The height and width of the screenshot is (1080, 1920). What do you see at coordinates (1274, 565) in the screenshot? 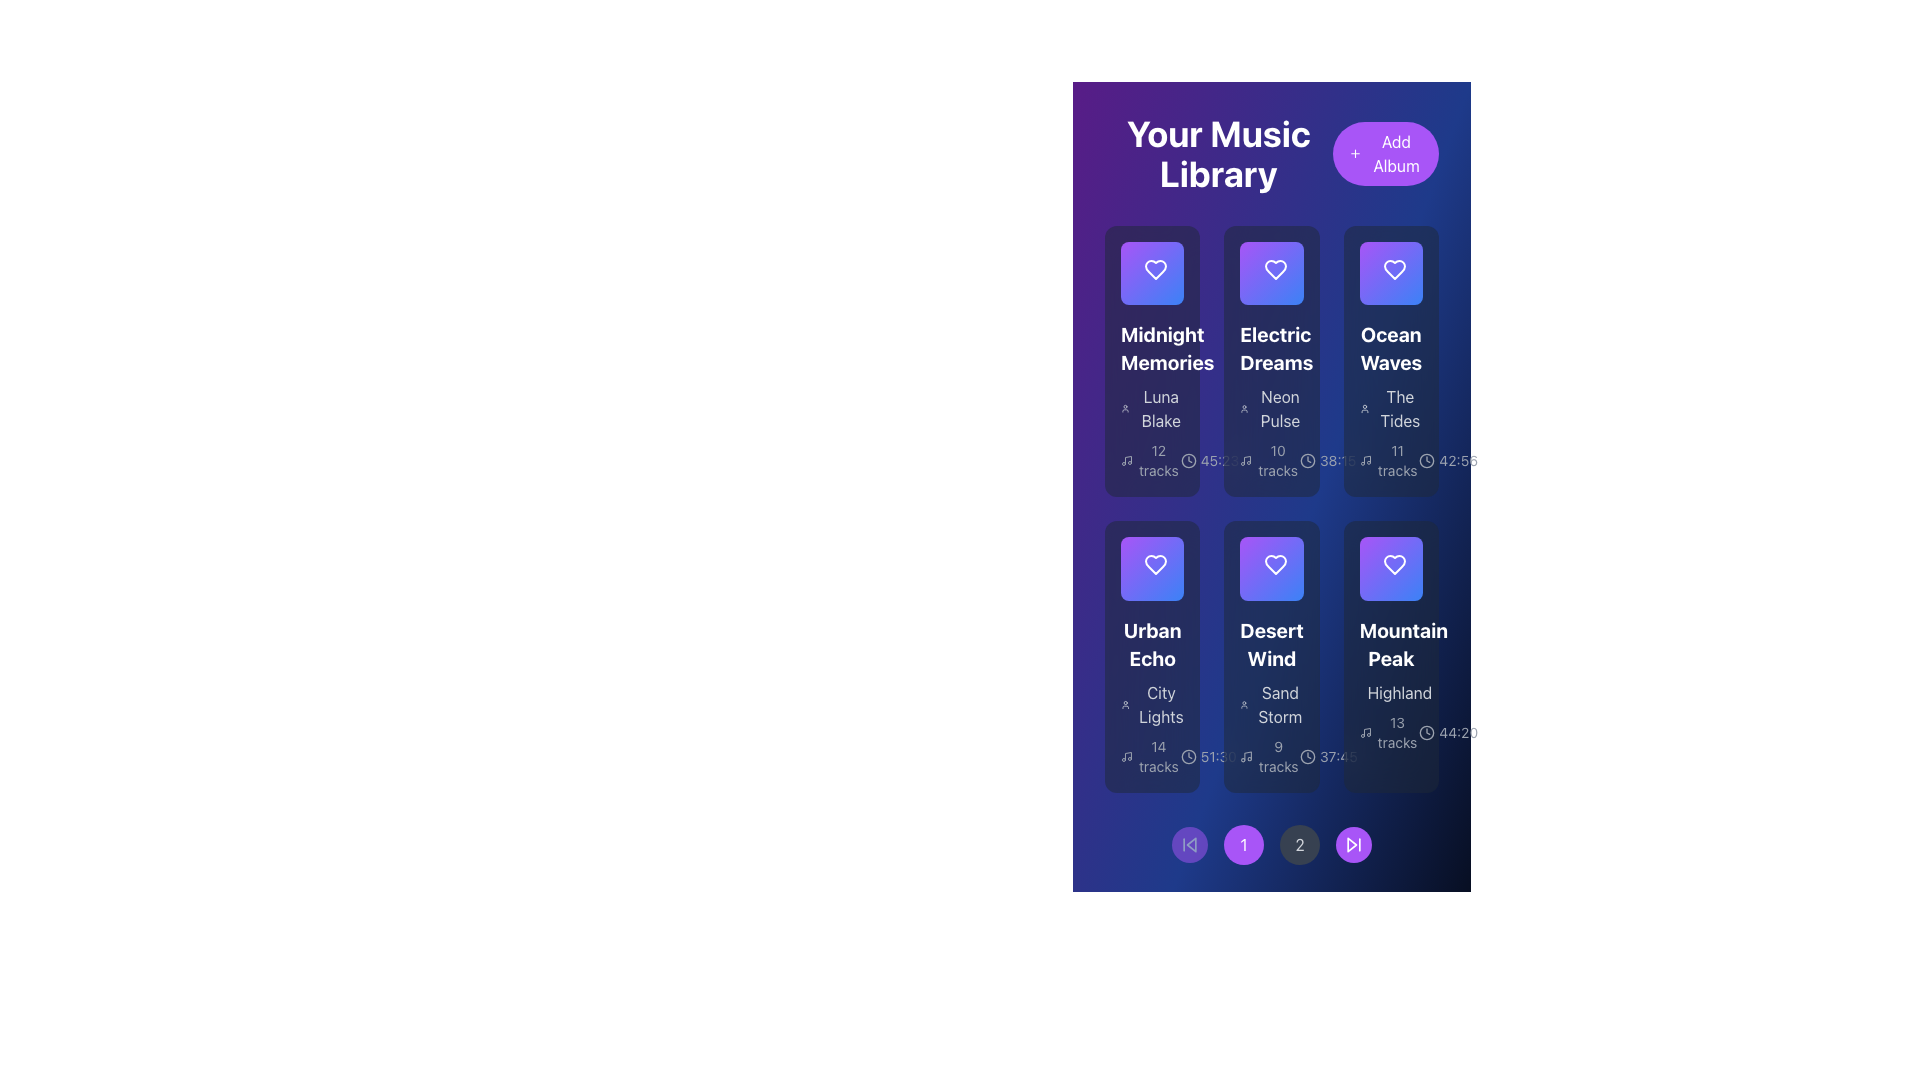
I see `the heart-shaped icon button located in the center of the 'Desert Wind' card` at bounding box center [1274, 565].